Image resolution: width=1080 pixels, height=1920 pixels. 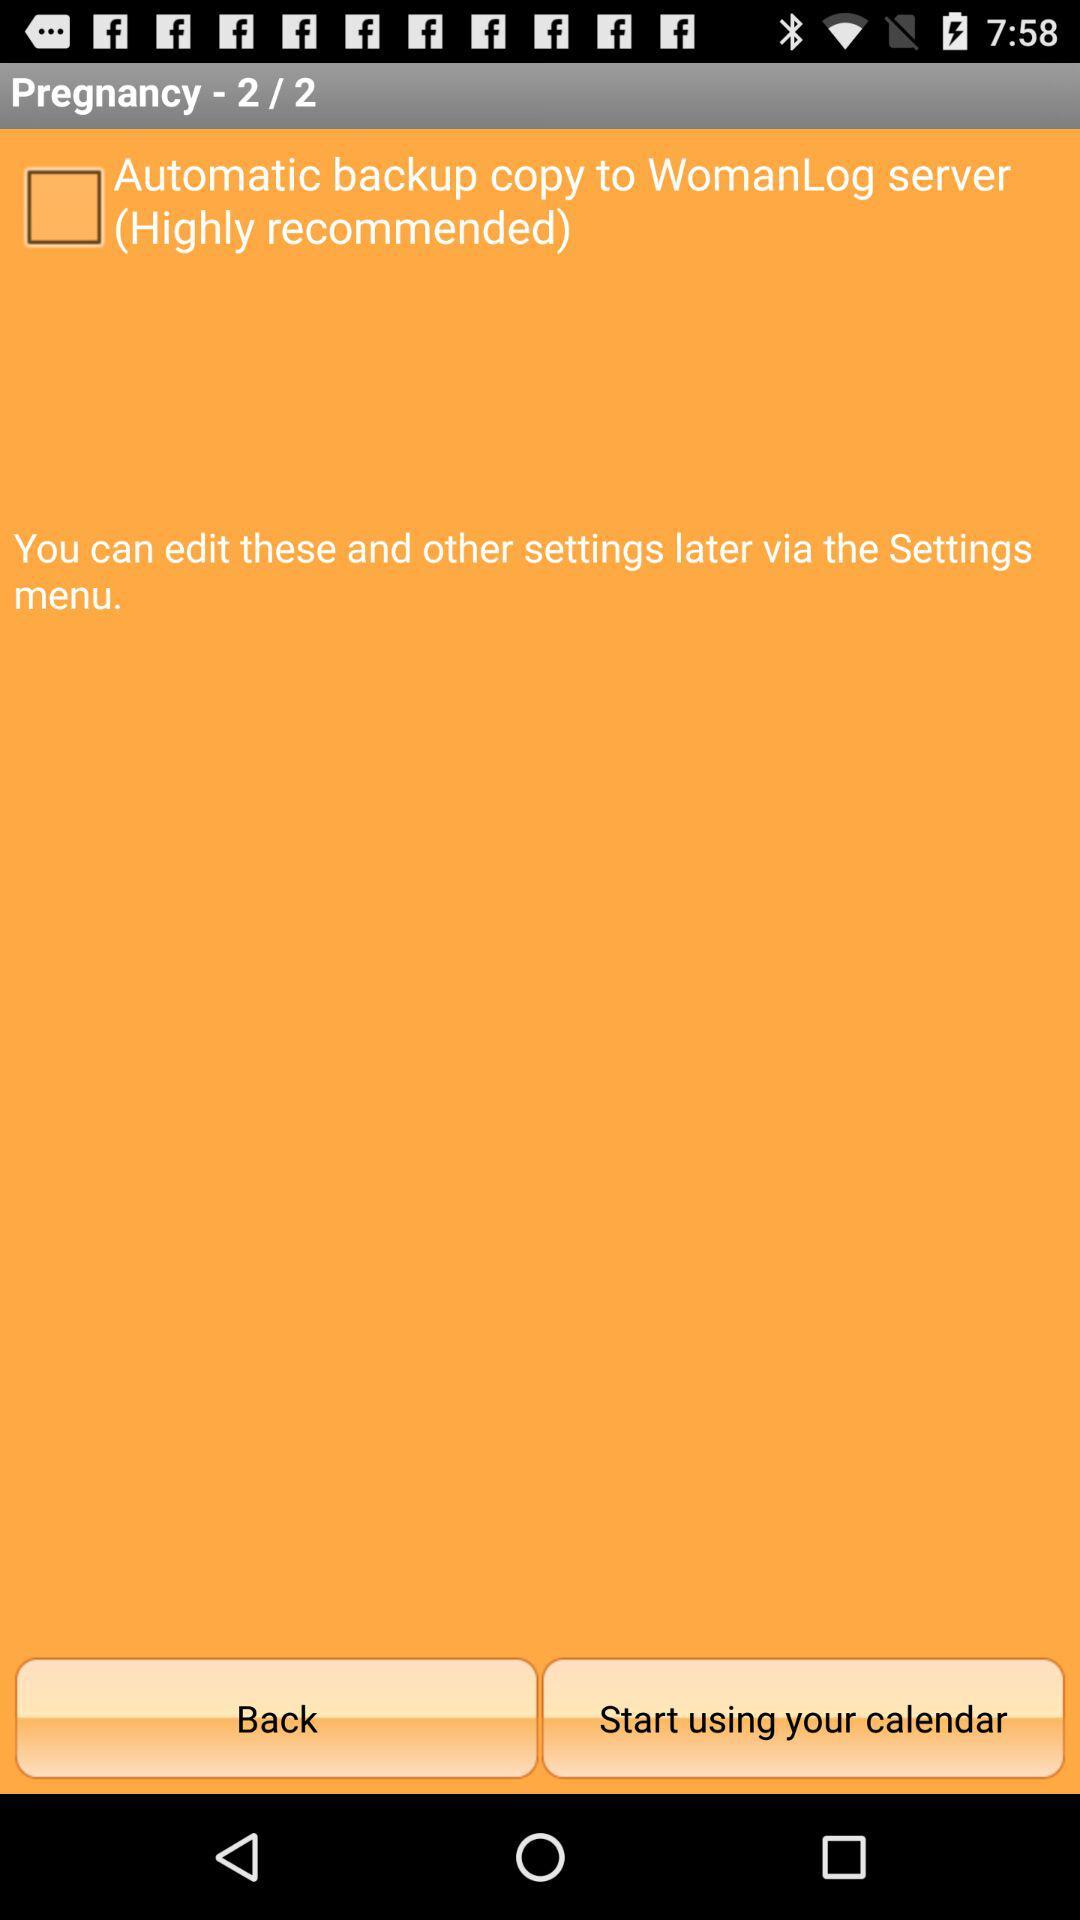 What do you see at coordinates (802, 1717) in the screenshot?
I see `start using your icon` at bounding box center [802, 1717].